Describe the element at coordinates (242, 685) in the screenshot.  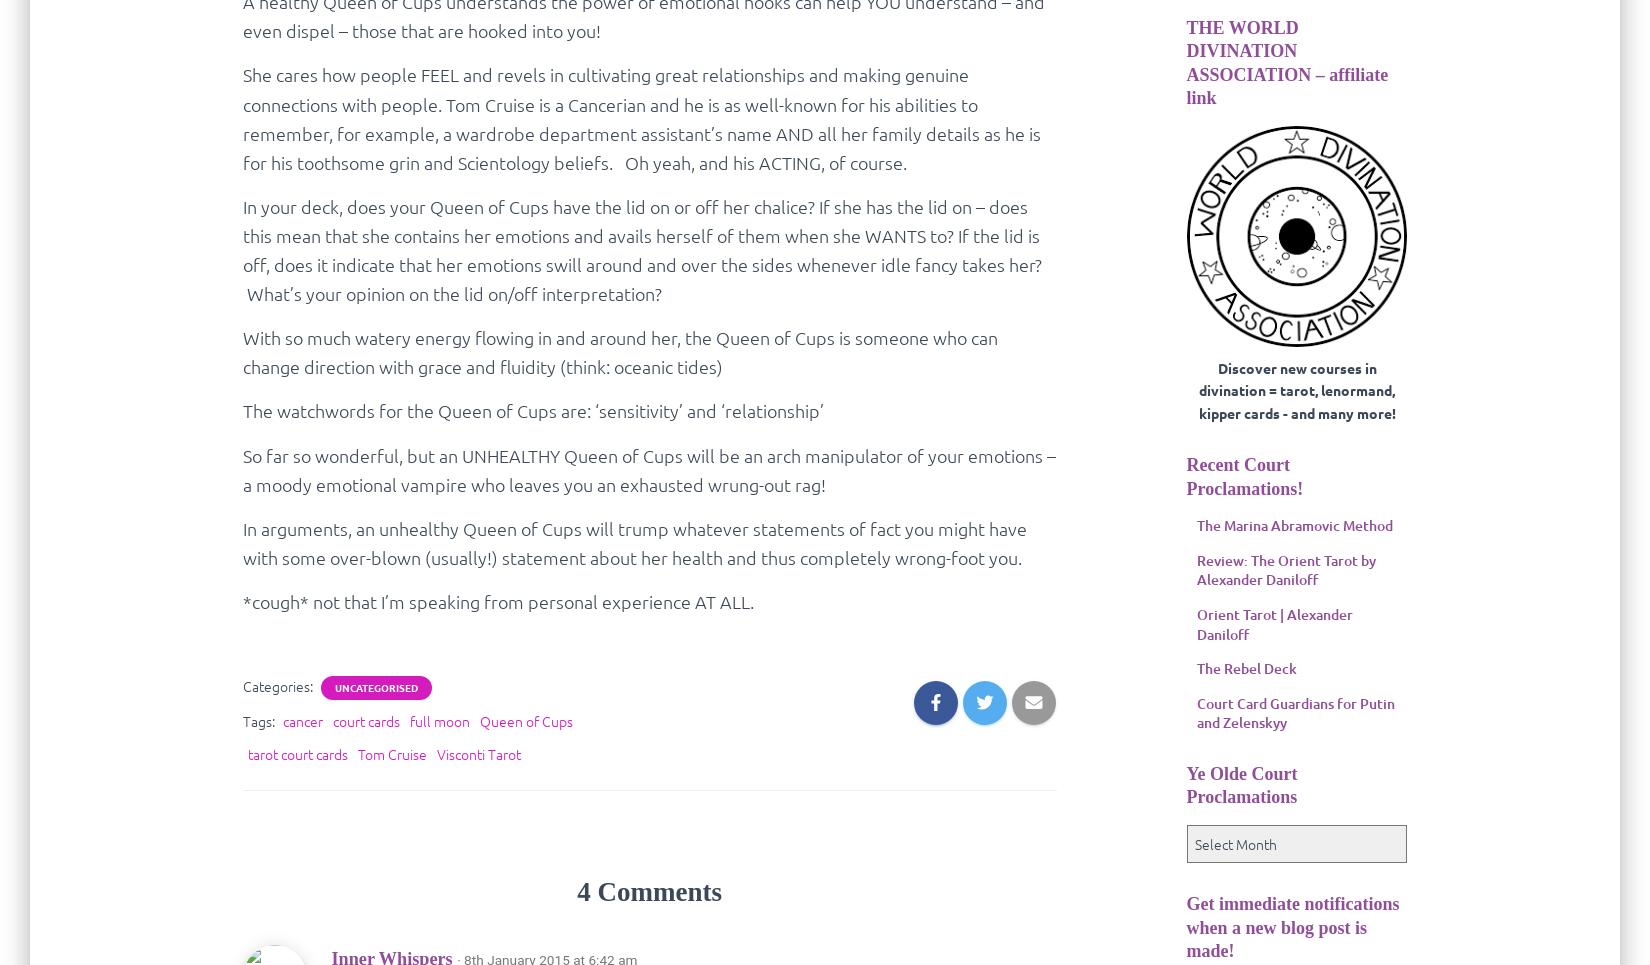
I see `'Categories:'` at that location.